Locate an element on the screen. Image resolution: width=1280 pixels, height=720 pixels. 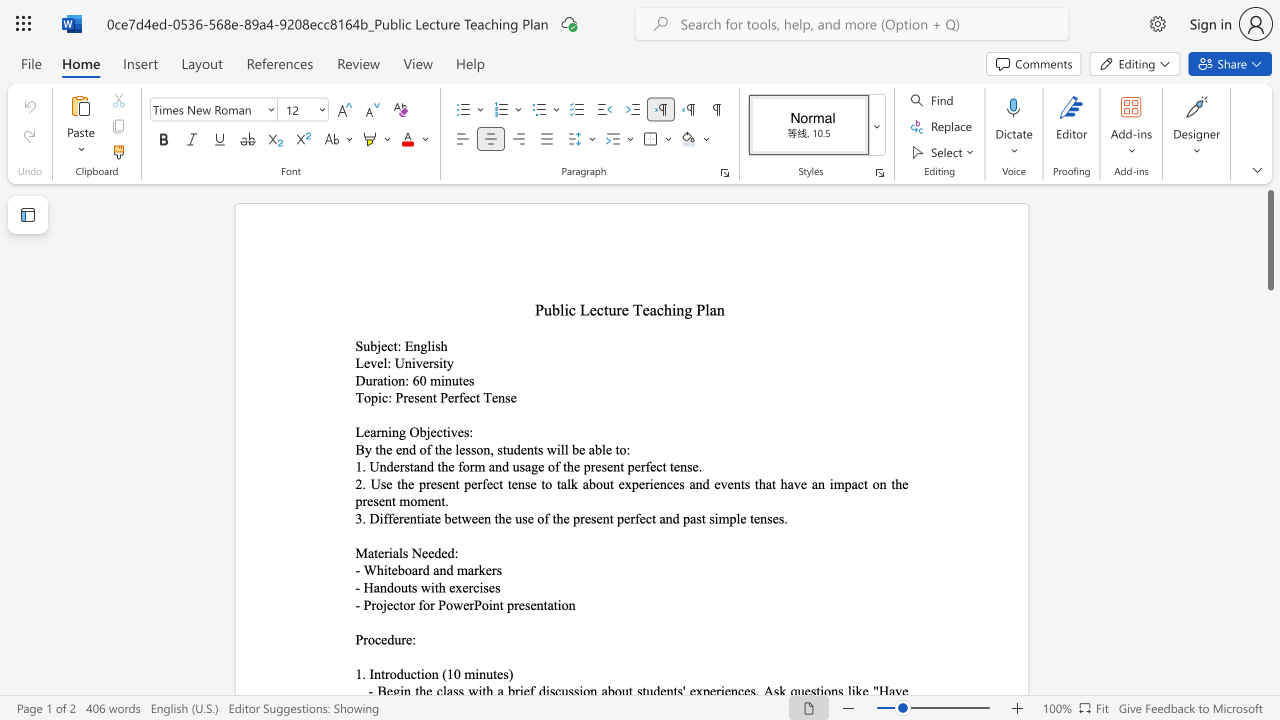
the subset text "ure" within the text "Procedure:" is located at coordinates (394, 639).